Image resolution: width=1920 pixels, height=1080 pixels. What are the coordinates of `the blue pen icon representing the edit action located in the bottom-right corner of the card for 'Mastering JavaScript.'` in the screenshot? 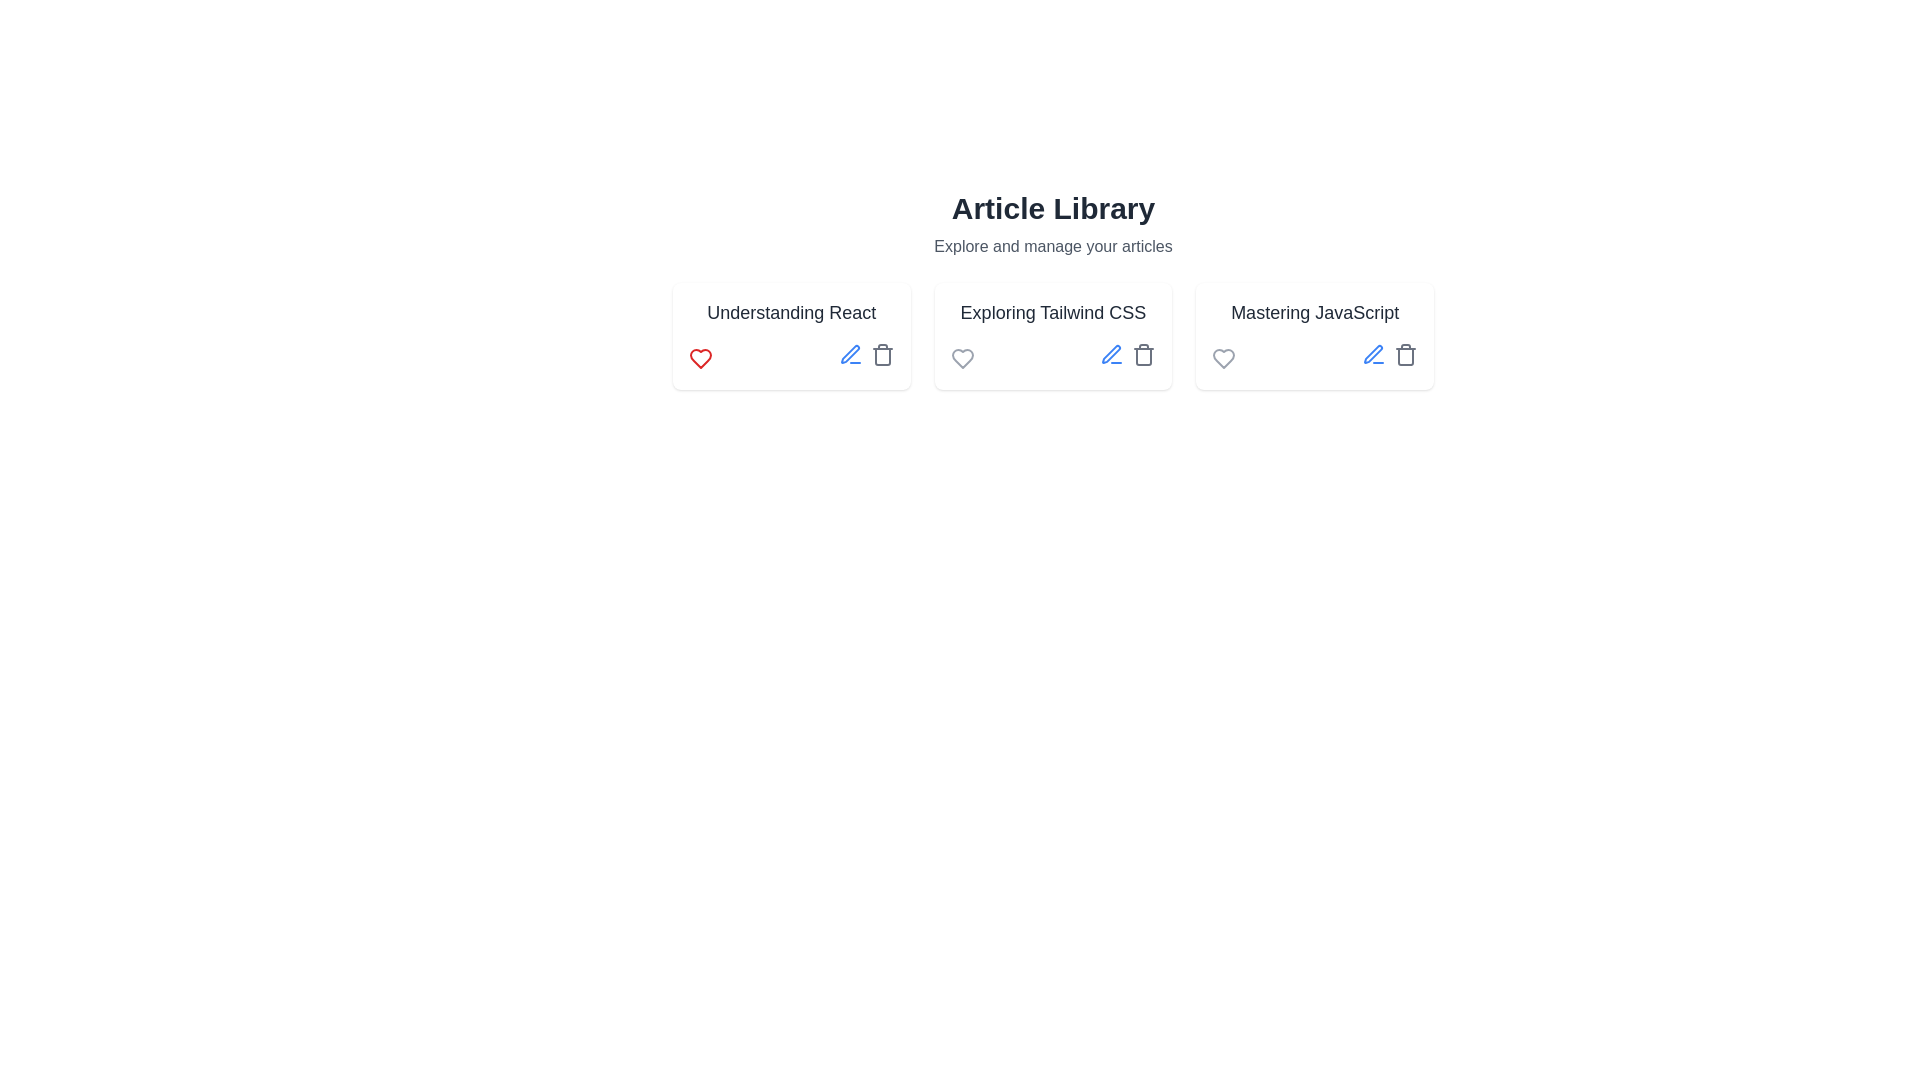 It's located at (1372, 353).